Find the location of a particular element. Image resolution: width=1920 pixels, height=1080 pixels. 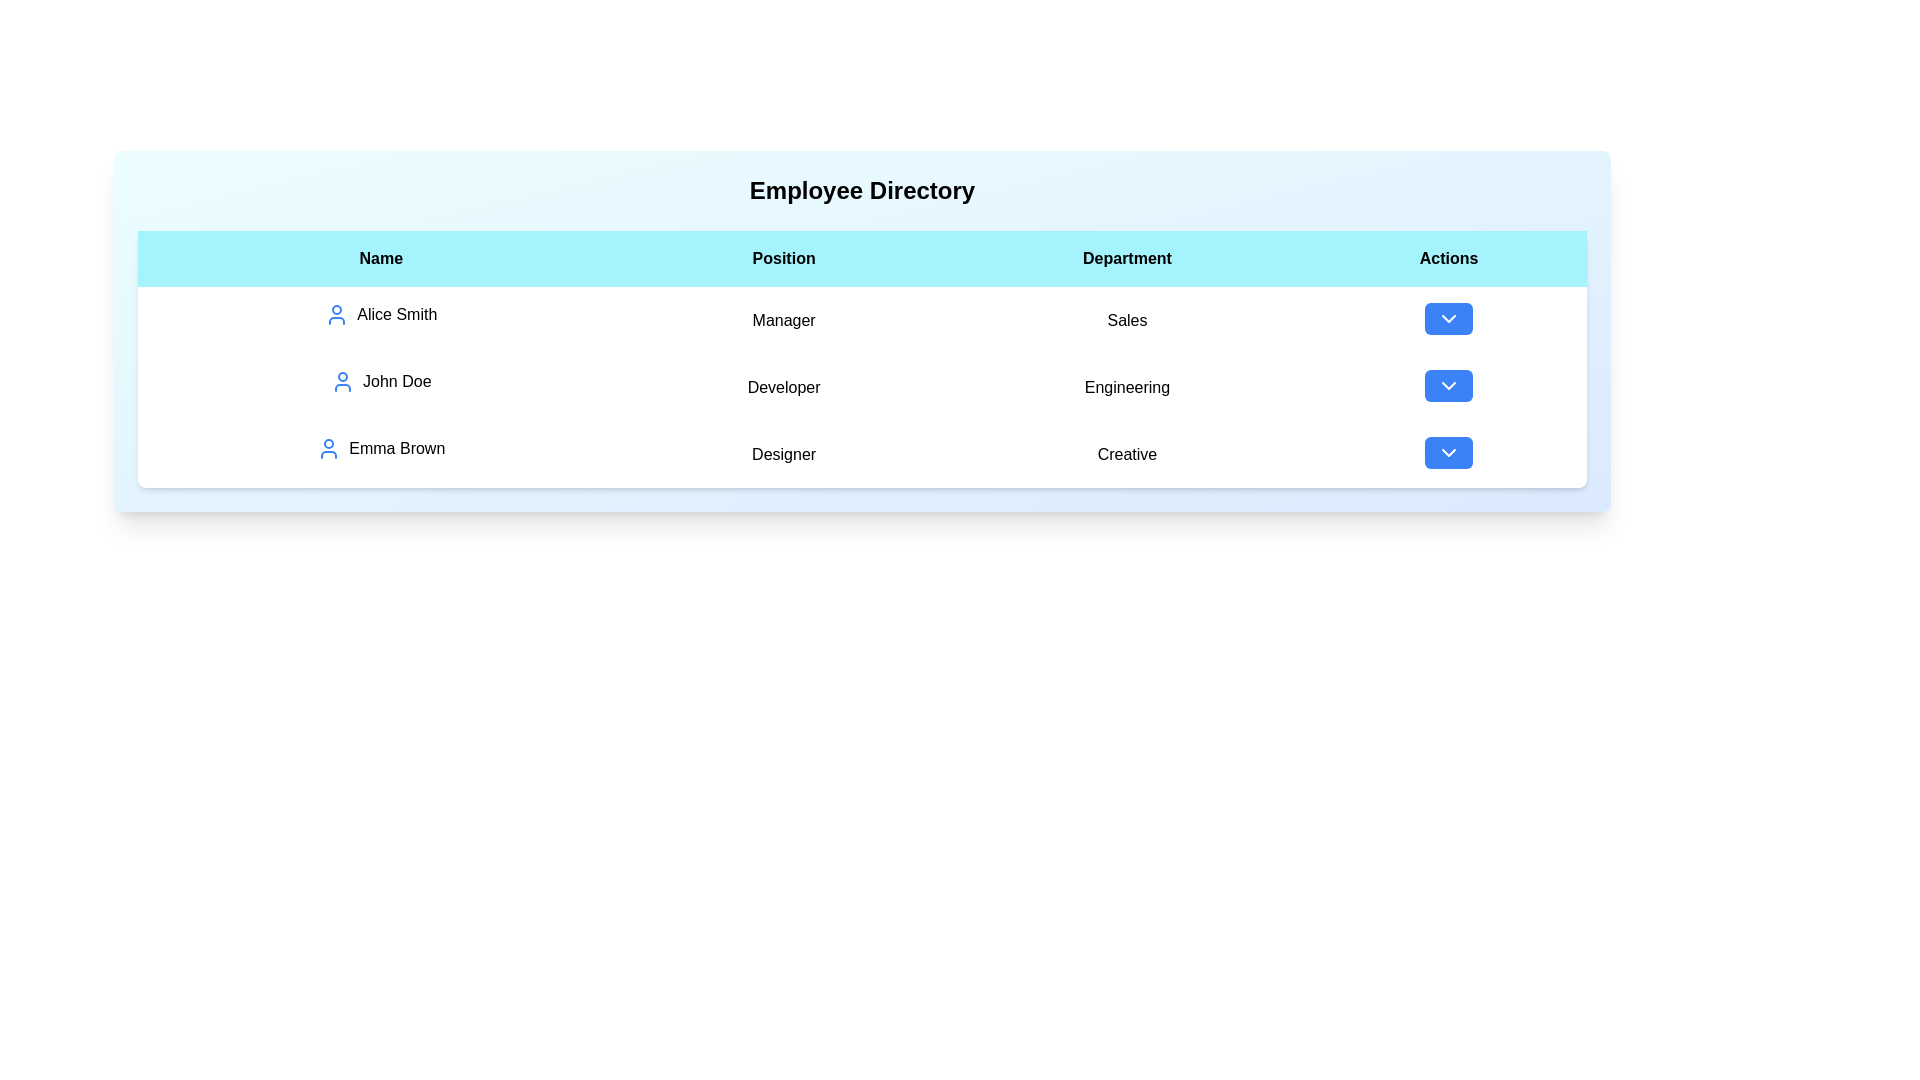

the blue rectangular Dropdown toggle button with a white downward-pointing arrow in the 'Actions' column of the second row is located at coordinates (1449, 385).